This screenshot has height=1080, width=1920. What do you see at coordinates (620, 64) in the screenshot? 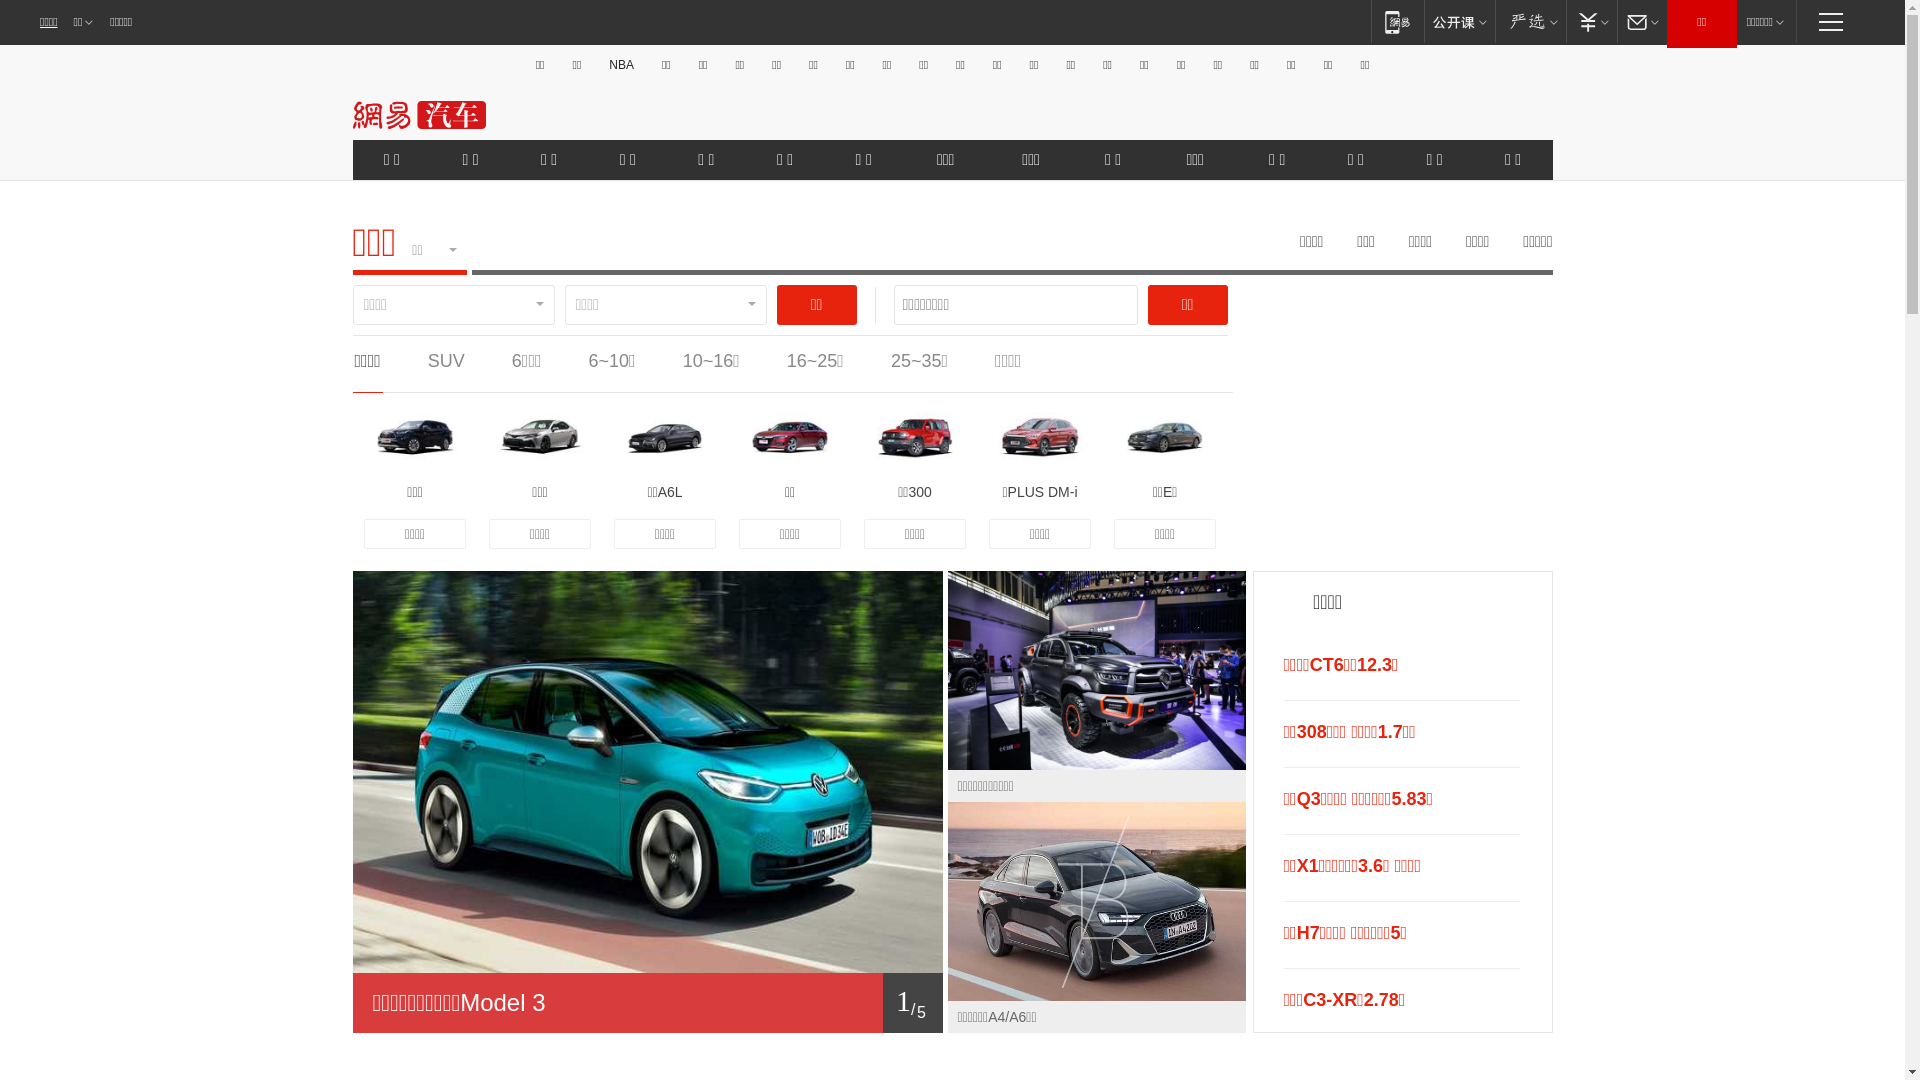
I see `'NBA'` at bounding box center [620, 64].